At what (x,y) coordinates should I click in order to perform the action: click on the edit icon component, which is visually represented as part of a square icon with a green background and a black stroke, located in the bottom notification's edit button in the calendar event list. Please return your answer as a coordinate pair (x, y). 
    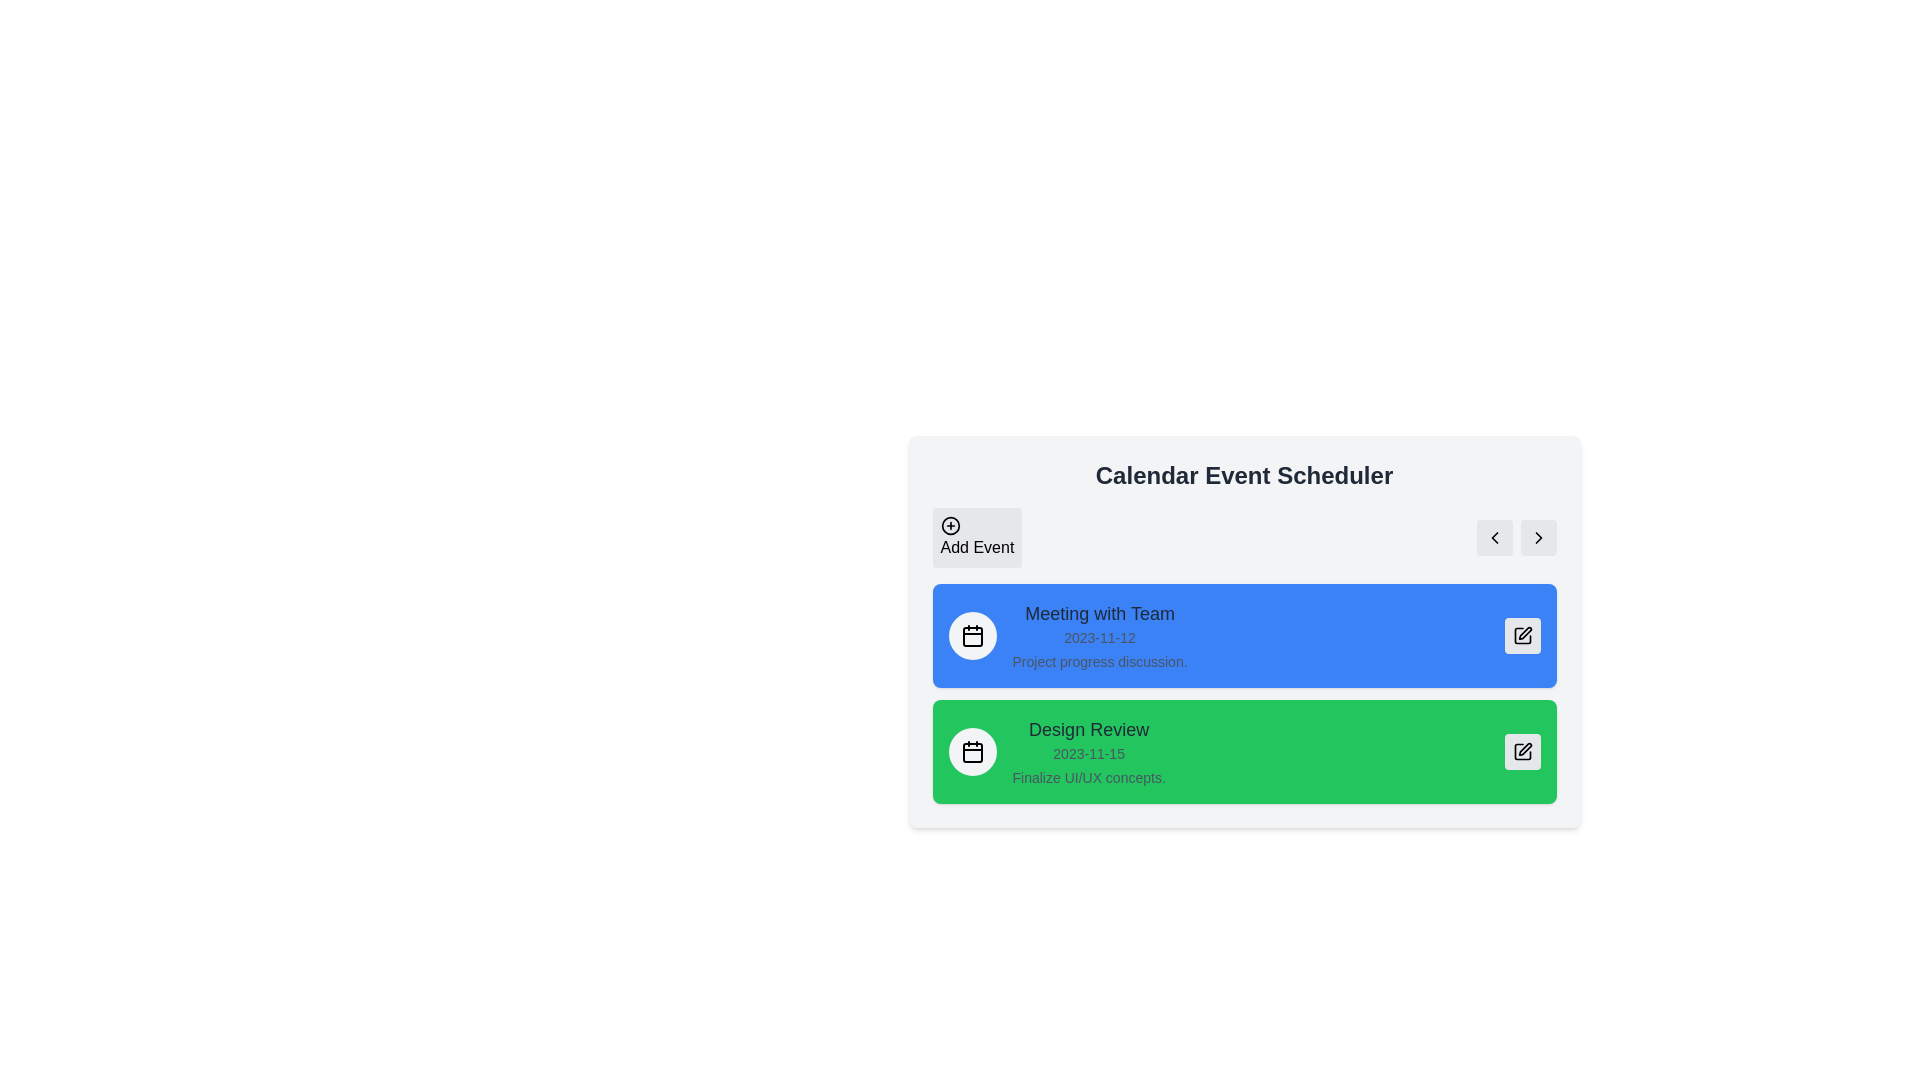
    Looking at the image, I should click on (1521, 752).